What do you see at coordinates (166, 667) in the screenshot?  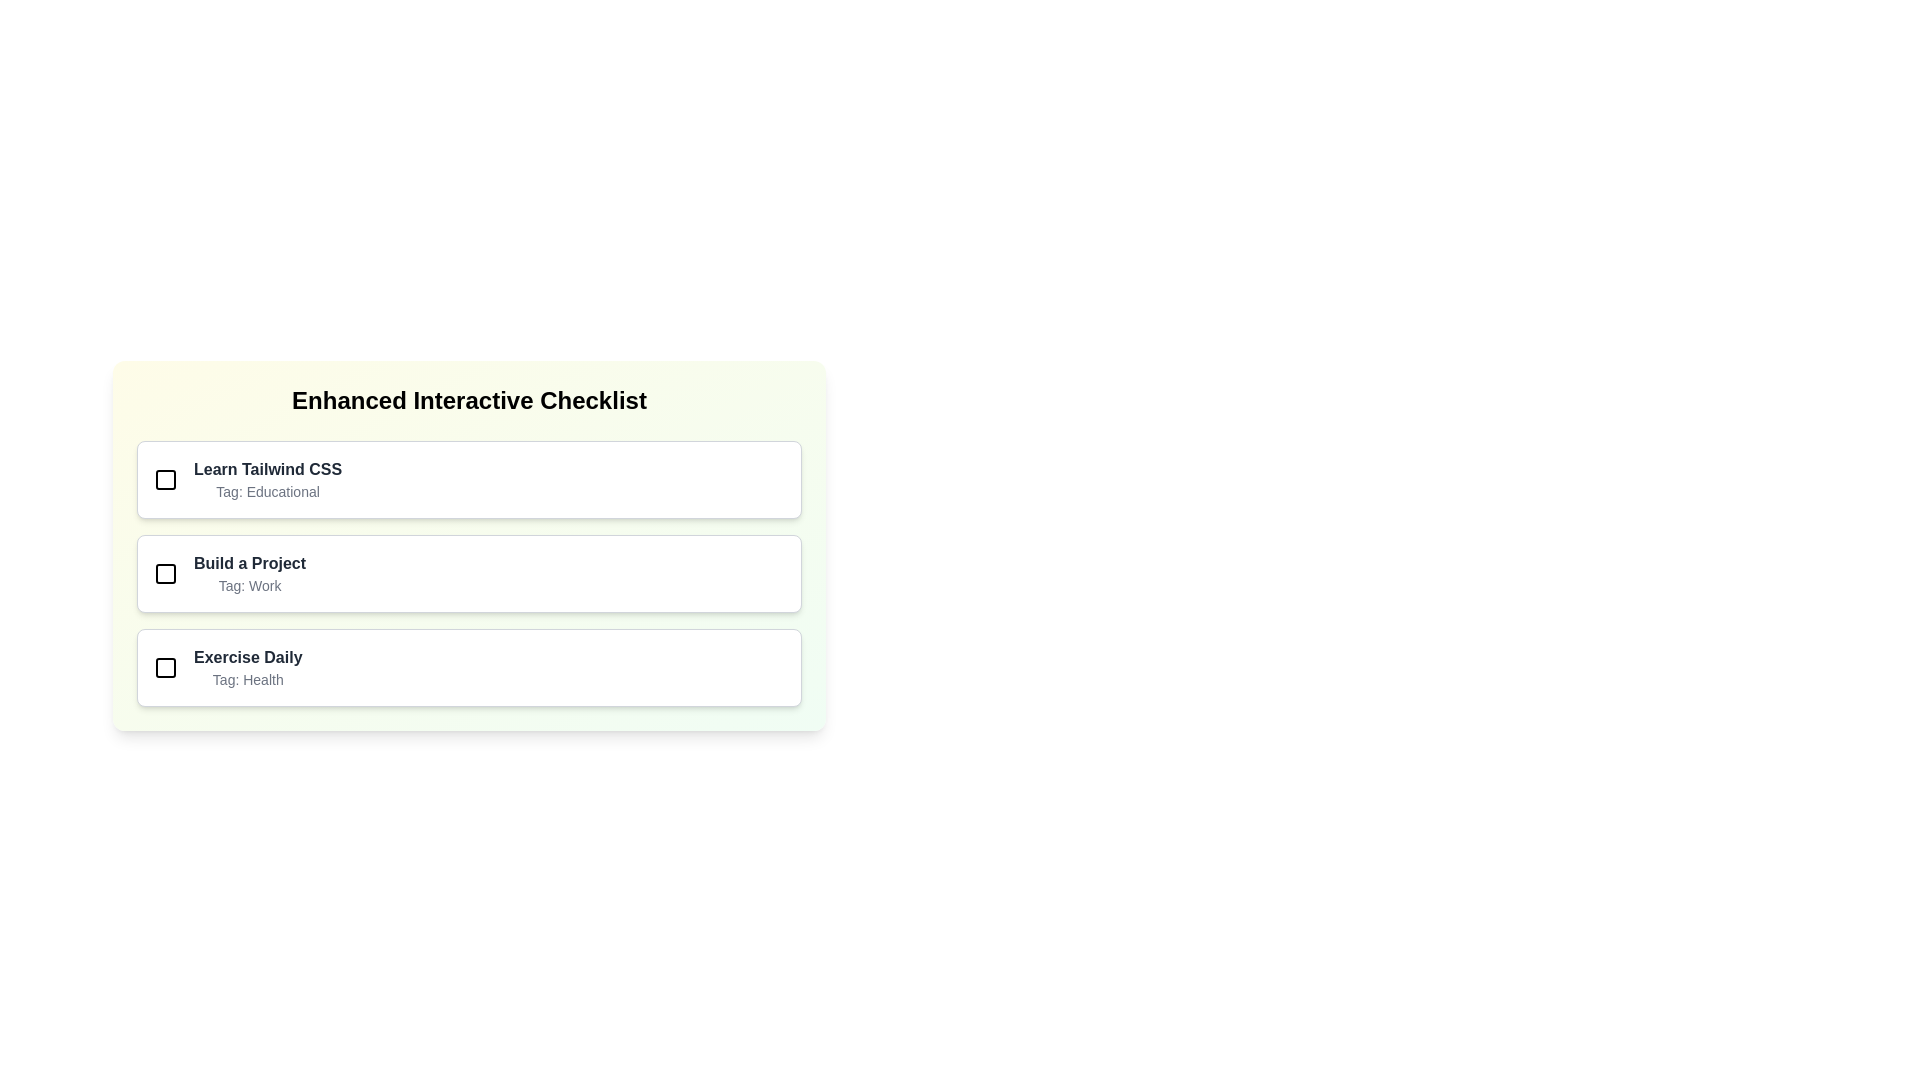 I see `the checkbox on the far left of the 'Exercise Daily' row in the checklist` at bounding box center [166, 667].